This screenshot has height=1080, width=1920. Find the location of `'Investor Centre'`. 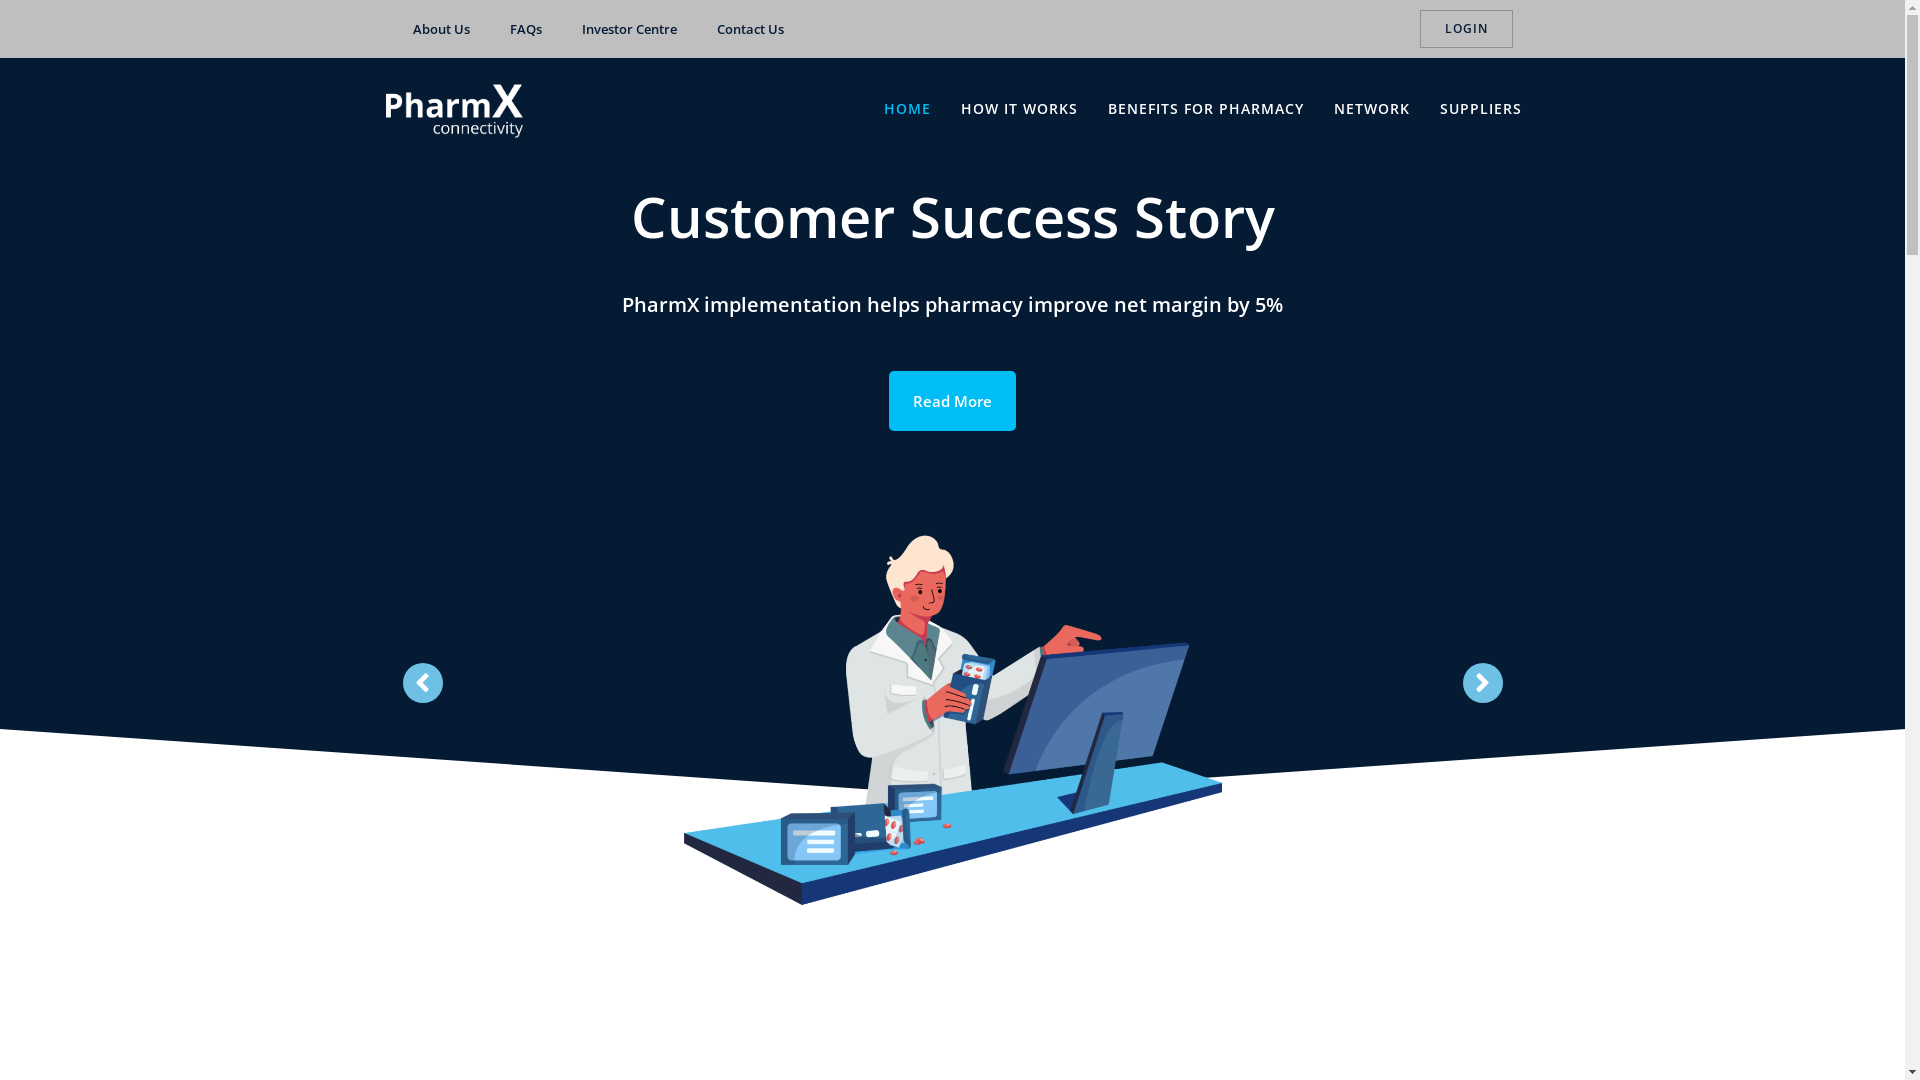

'Investor Centre' is located at coordinates (628, 29).